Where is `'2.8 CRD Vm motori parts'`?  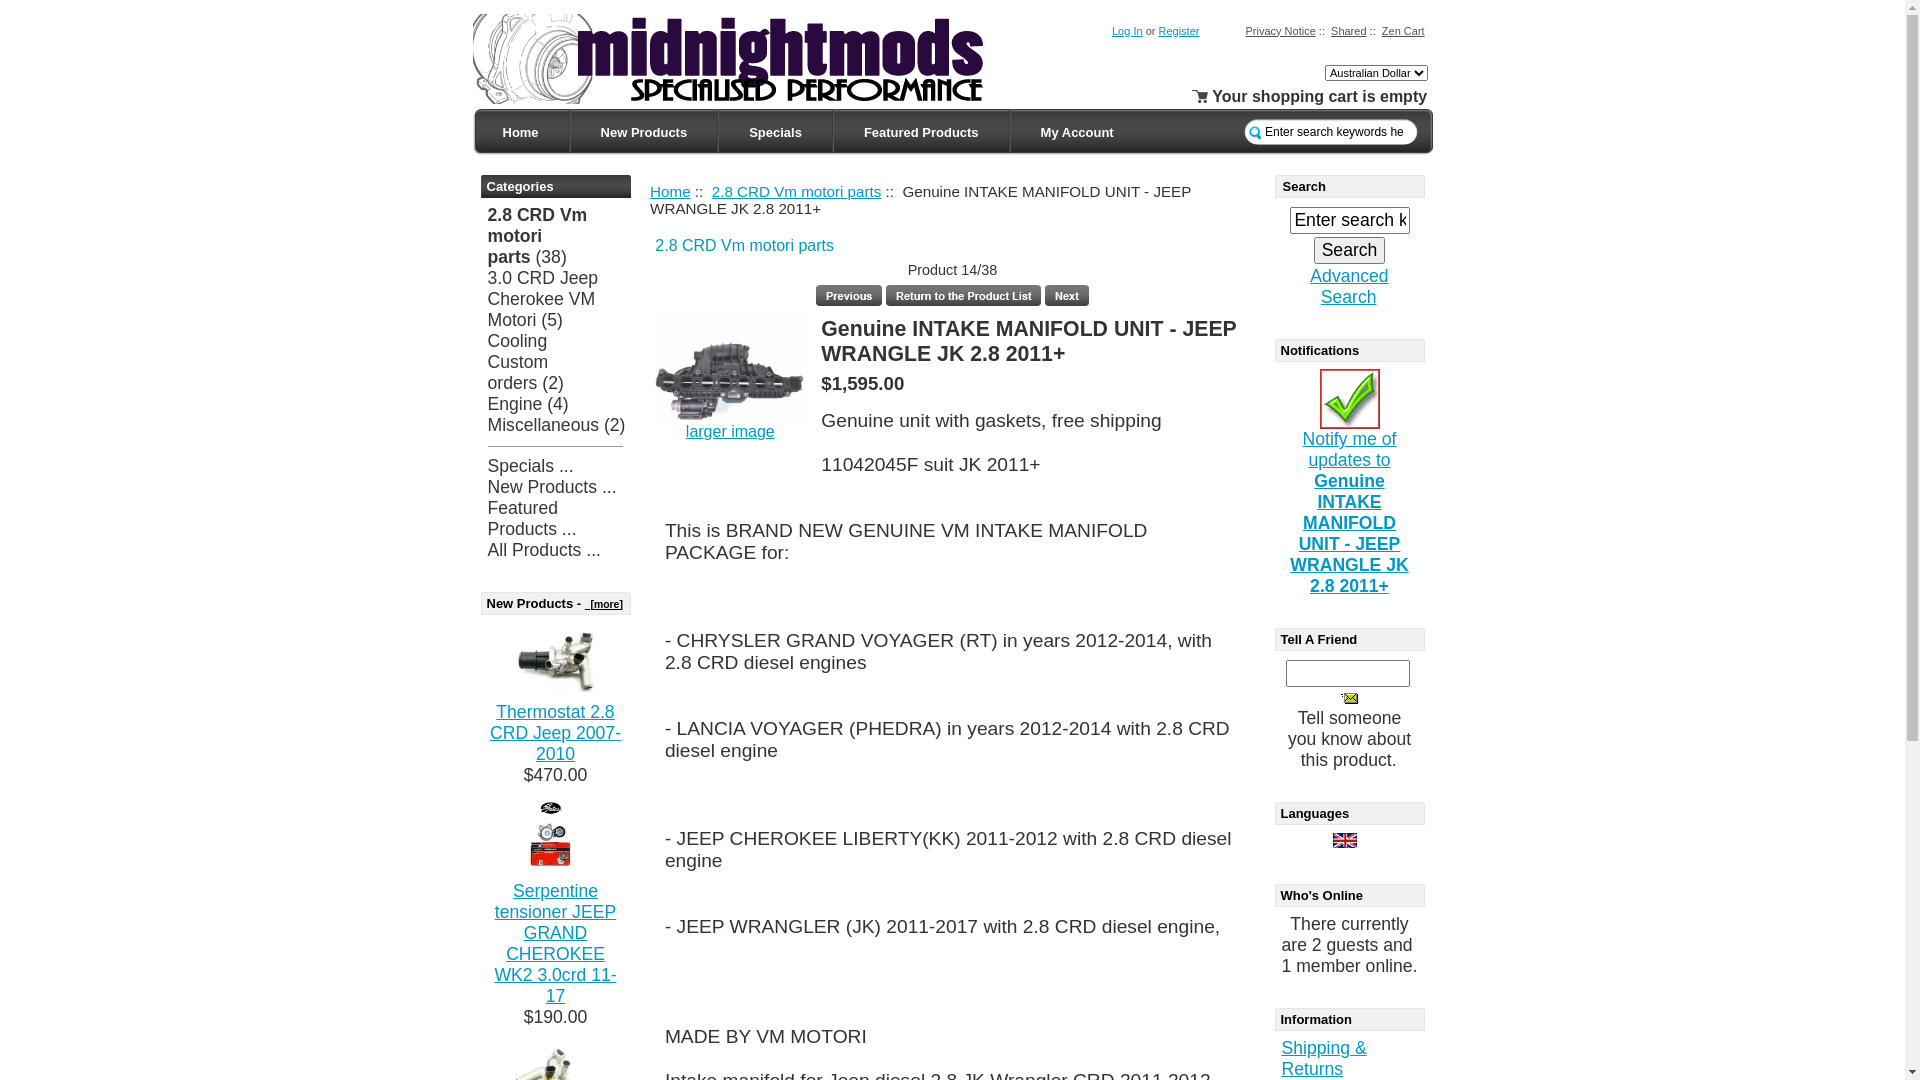 '2.8 CRD Vm motori parts' is located at coordinates (537, 234).